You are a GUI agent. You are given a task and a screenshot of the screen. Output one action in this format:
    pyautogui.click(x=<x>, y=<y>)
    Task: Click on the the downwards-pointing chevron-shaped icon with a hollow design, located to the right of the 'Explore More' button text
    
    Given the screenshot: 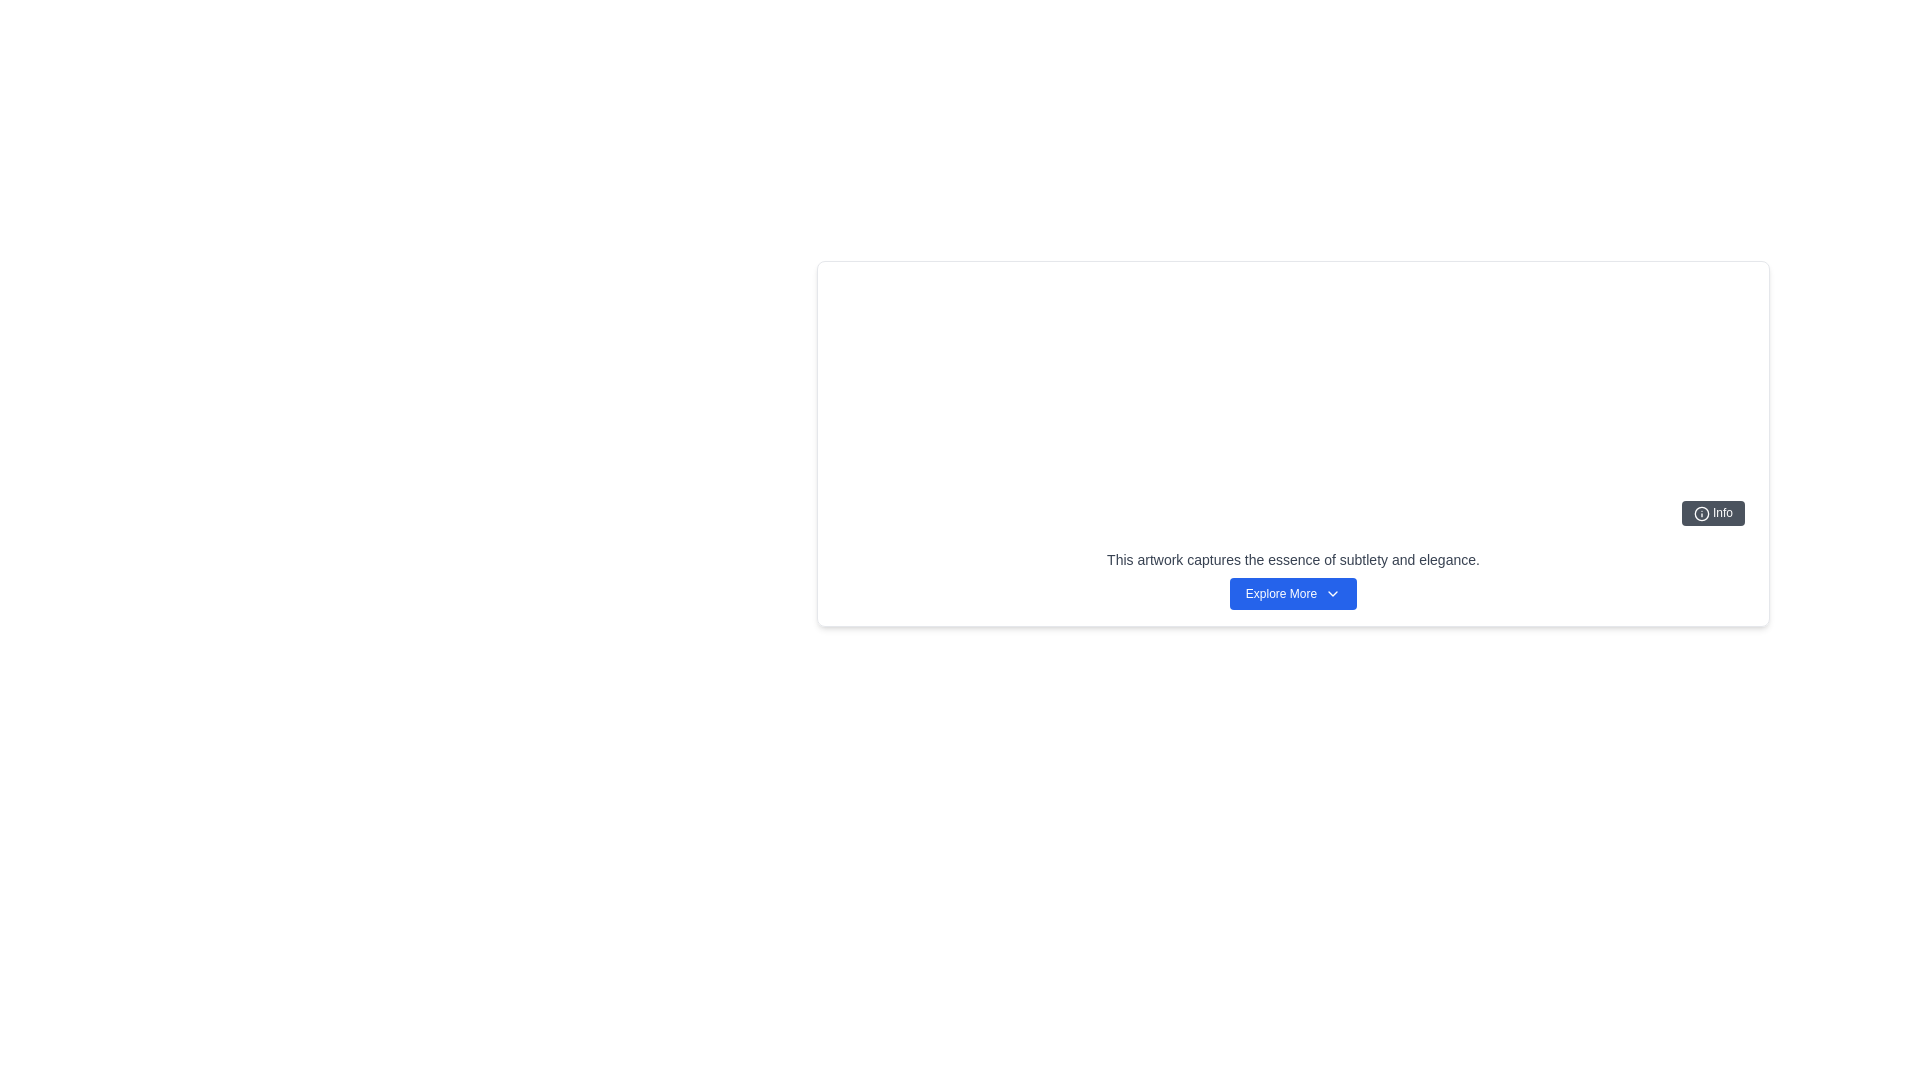 What is the action you would take?
    pyautogui.click(x=1333, y=593)
    